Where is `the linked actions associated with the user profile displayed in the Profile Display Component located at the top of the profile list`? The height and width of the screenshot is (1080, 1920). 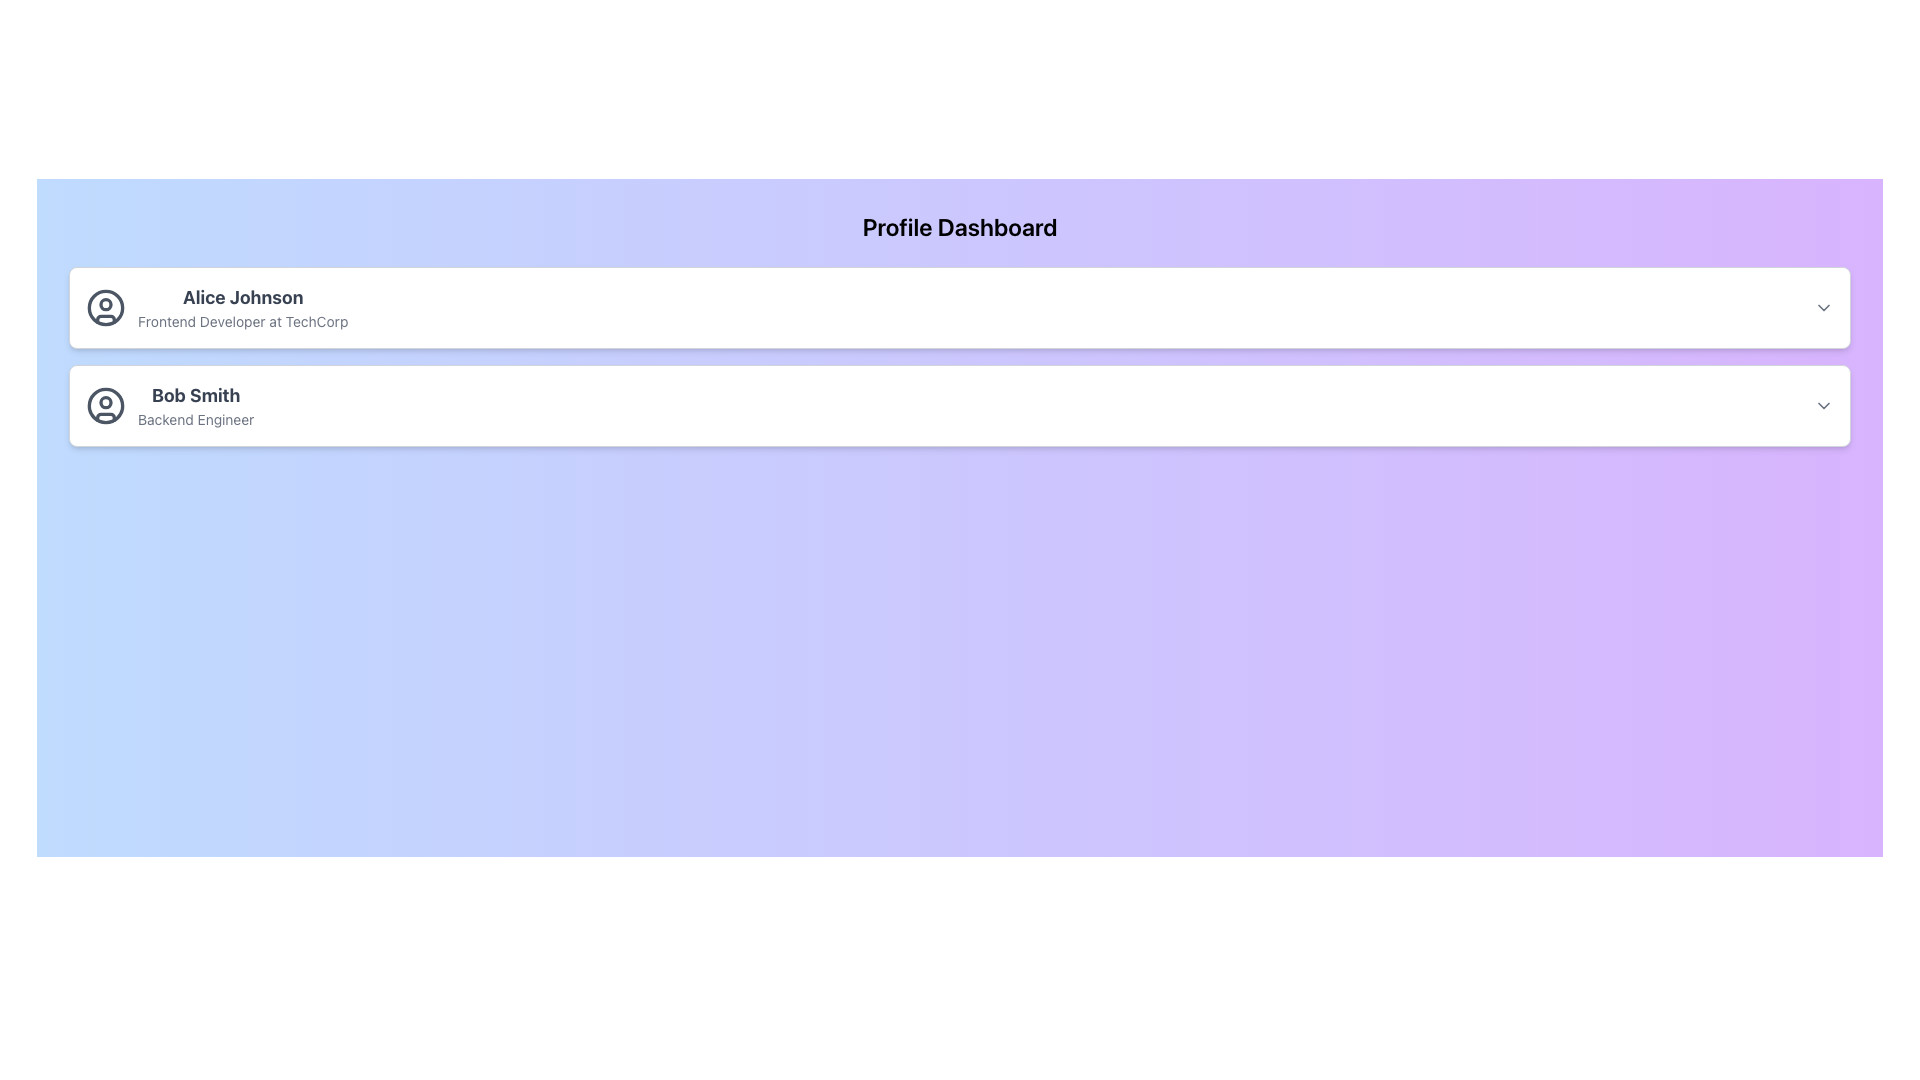
the linked actions associated with the user profile displayed in the Profile Display Component located at the top of the profile list is located at coordinates (217, 308).